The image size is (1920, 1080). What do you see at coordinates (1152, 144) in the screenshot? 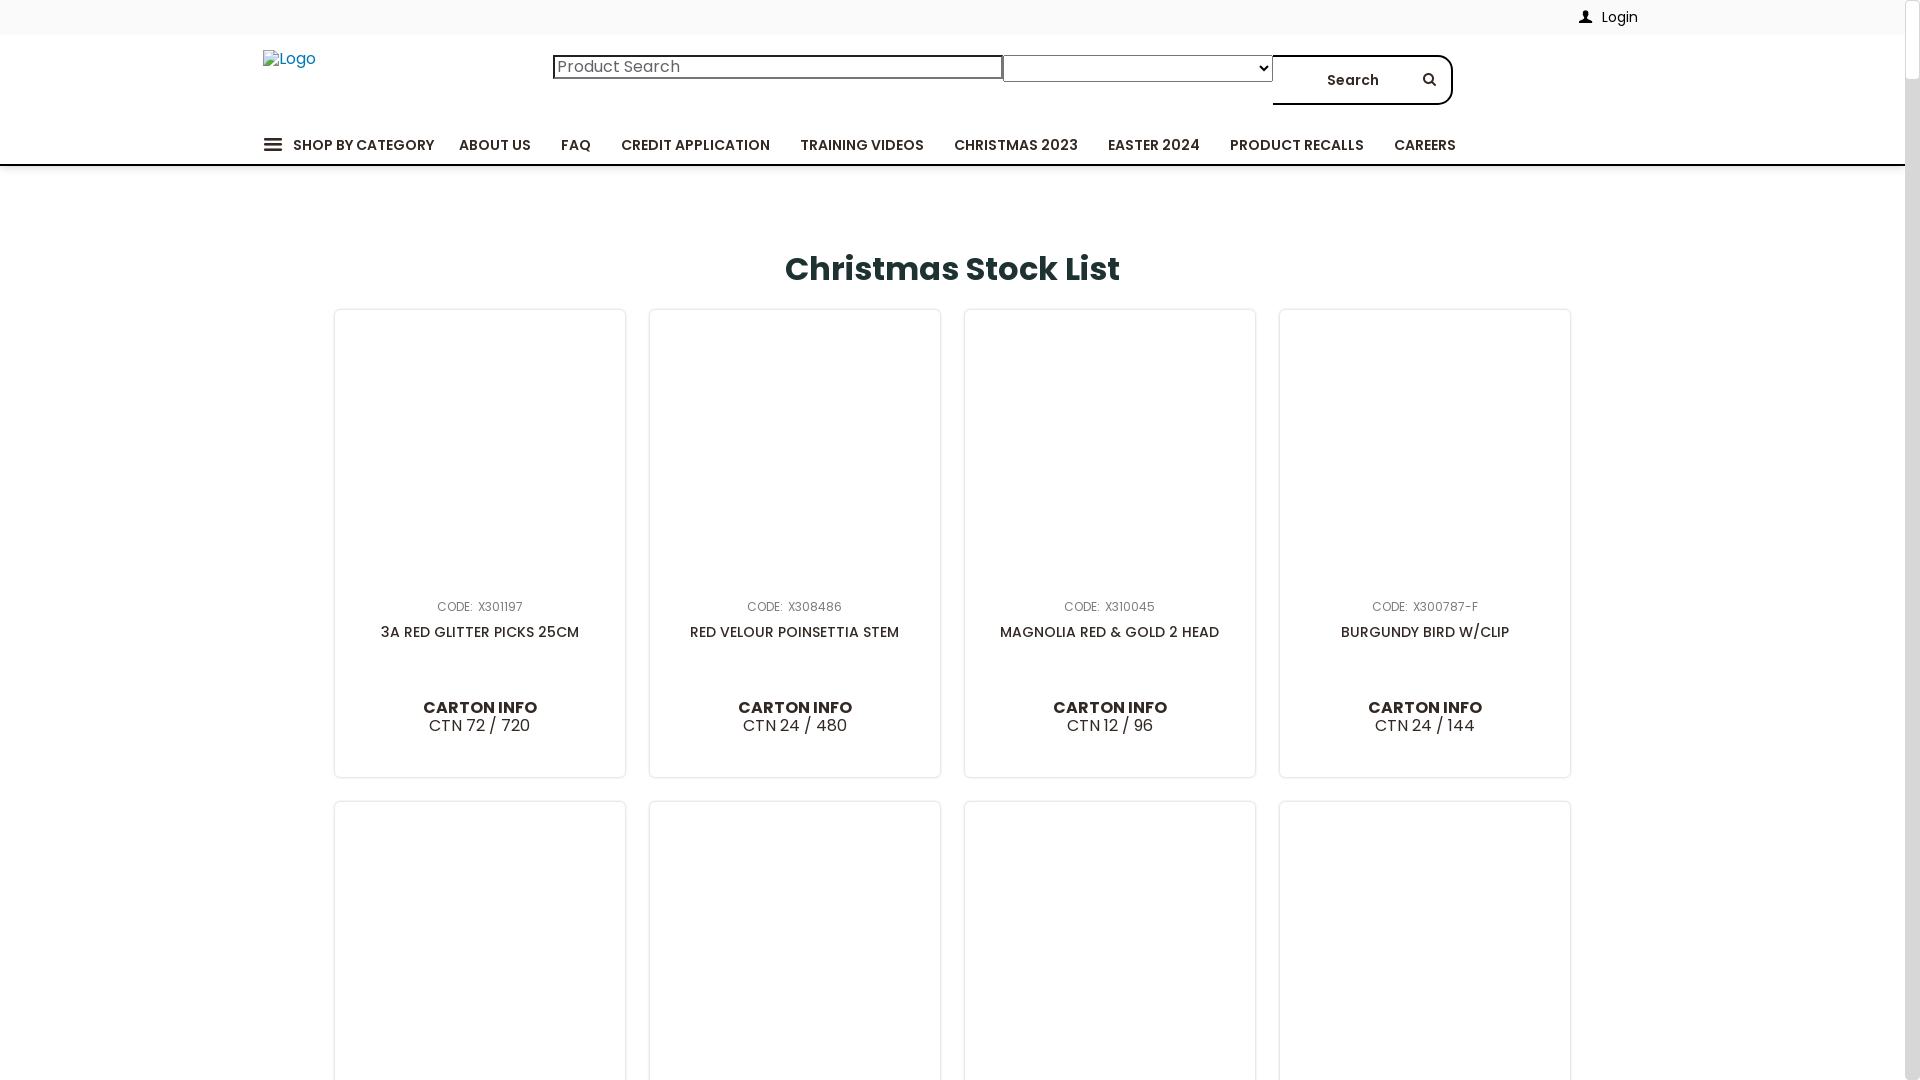
I see `'EASTER 2024'` at bounding box center [1152, 144].